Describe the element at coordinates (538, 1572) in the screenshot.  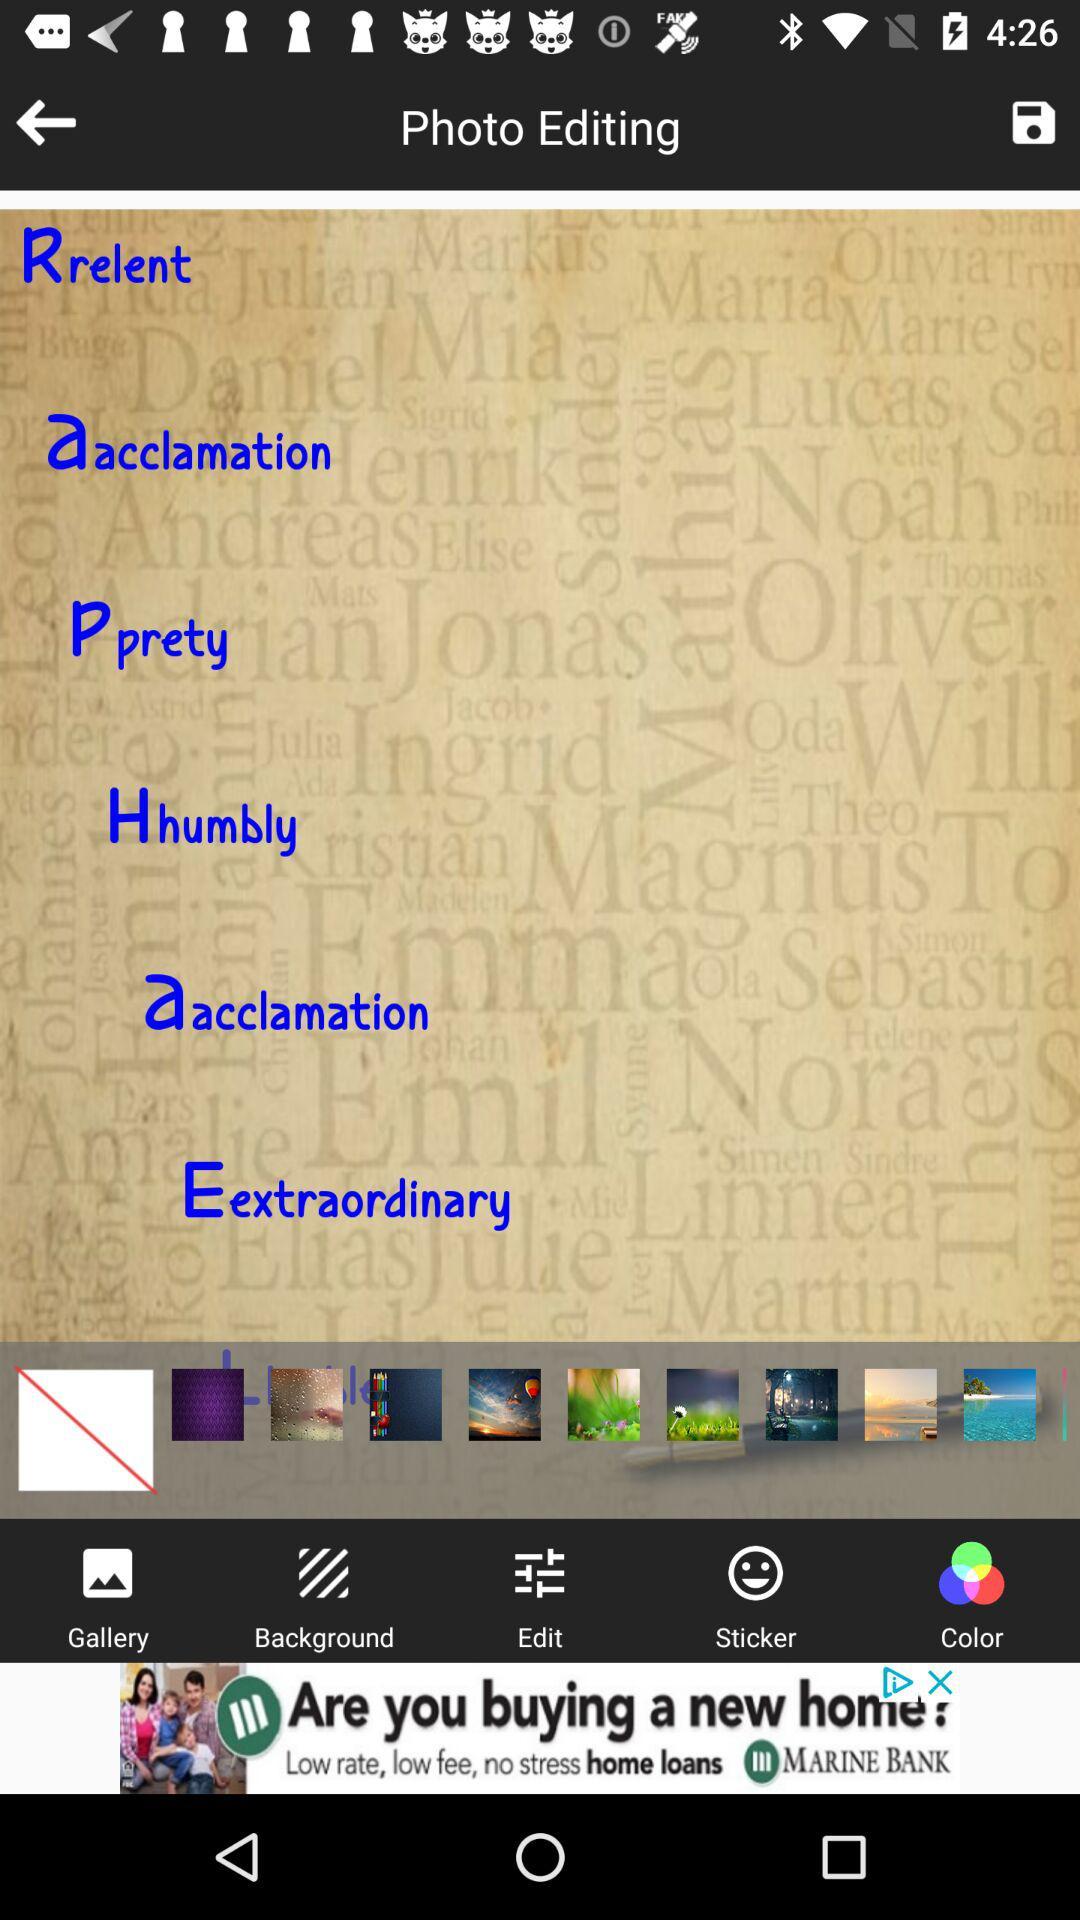
I see `the sliders icon` at that location.